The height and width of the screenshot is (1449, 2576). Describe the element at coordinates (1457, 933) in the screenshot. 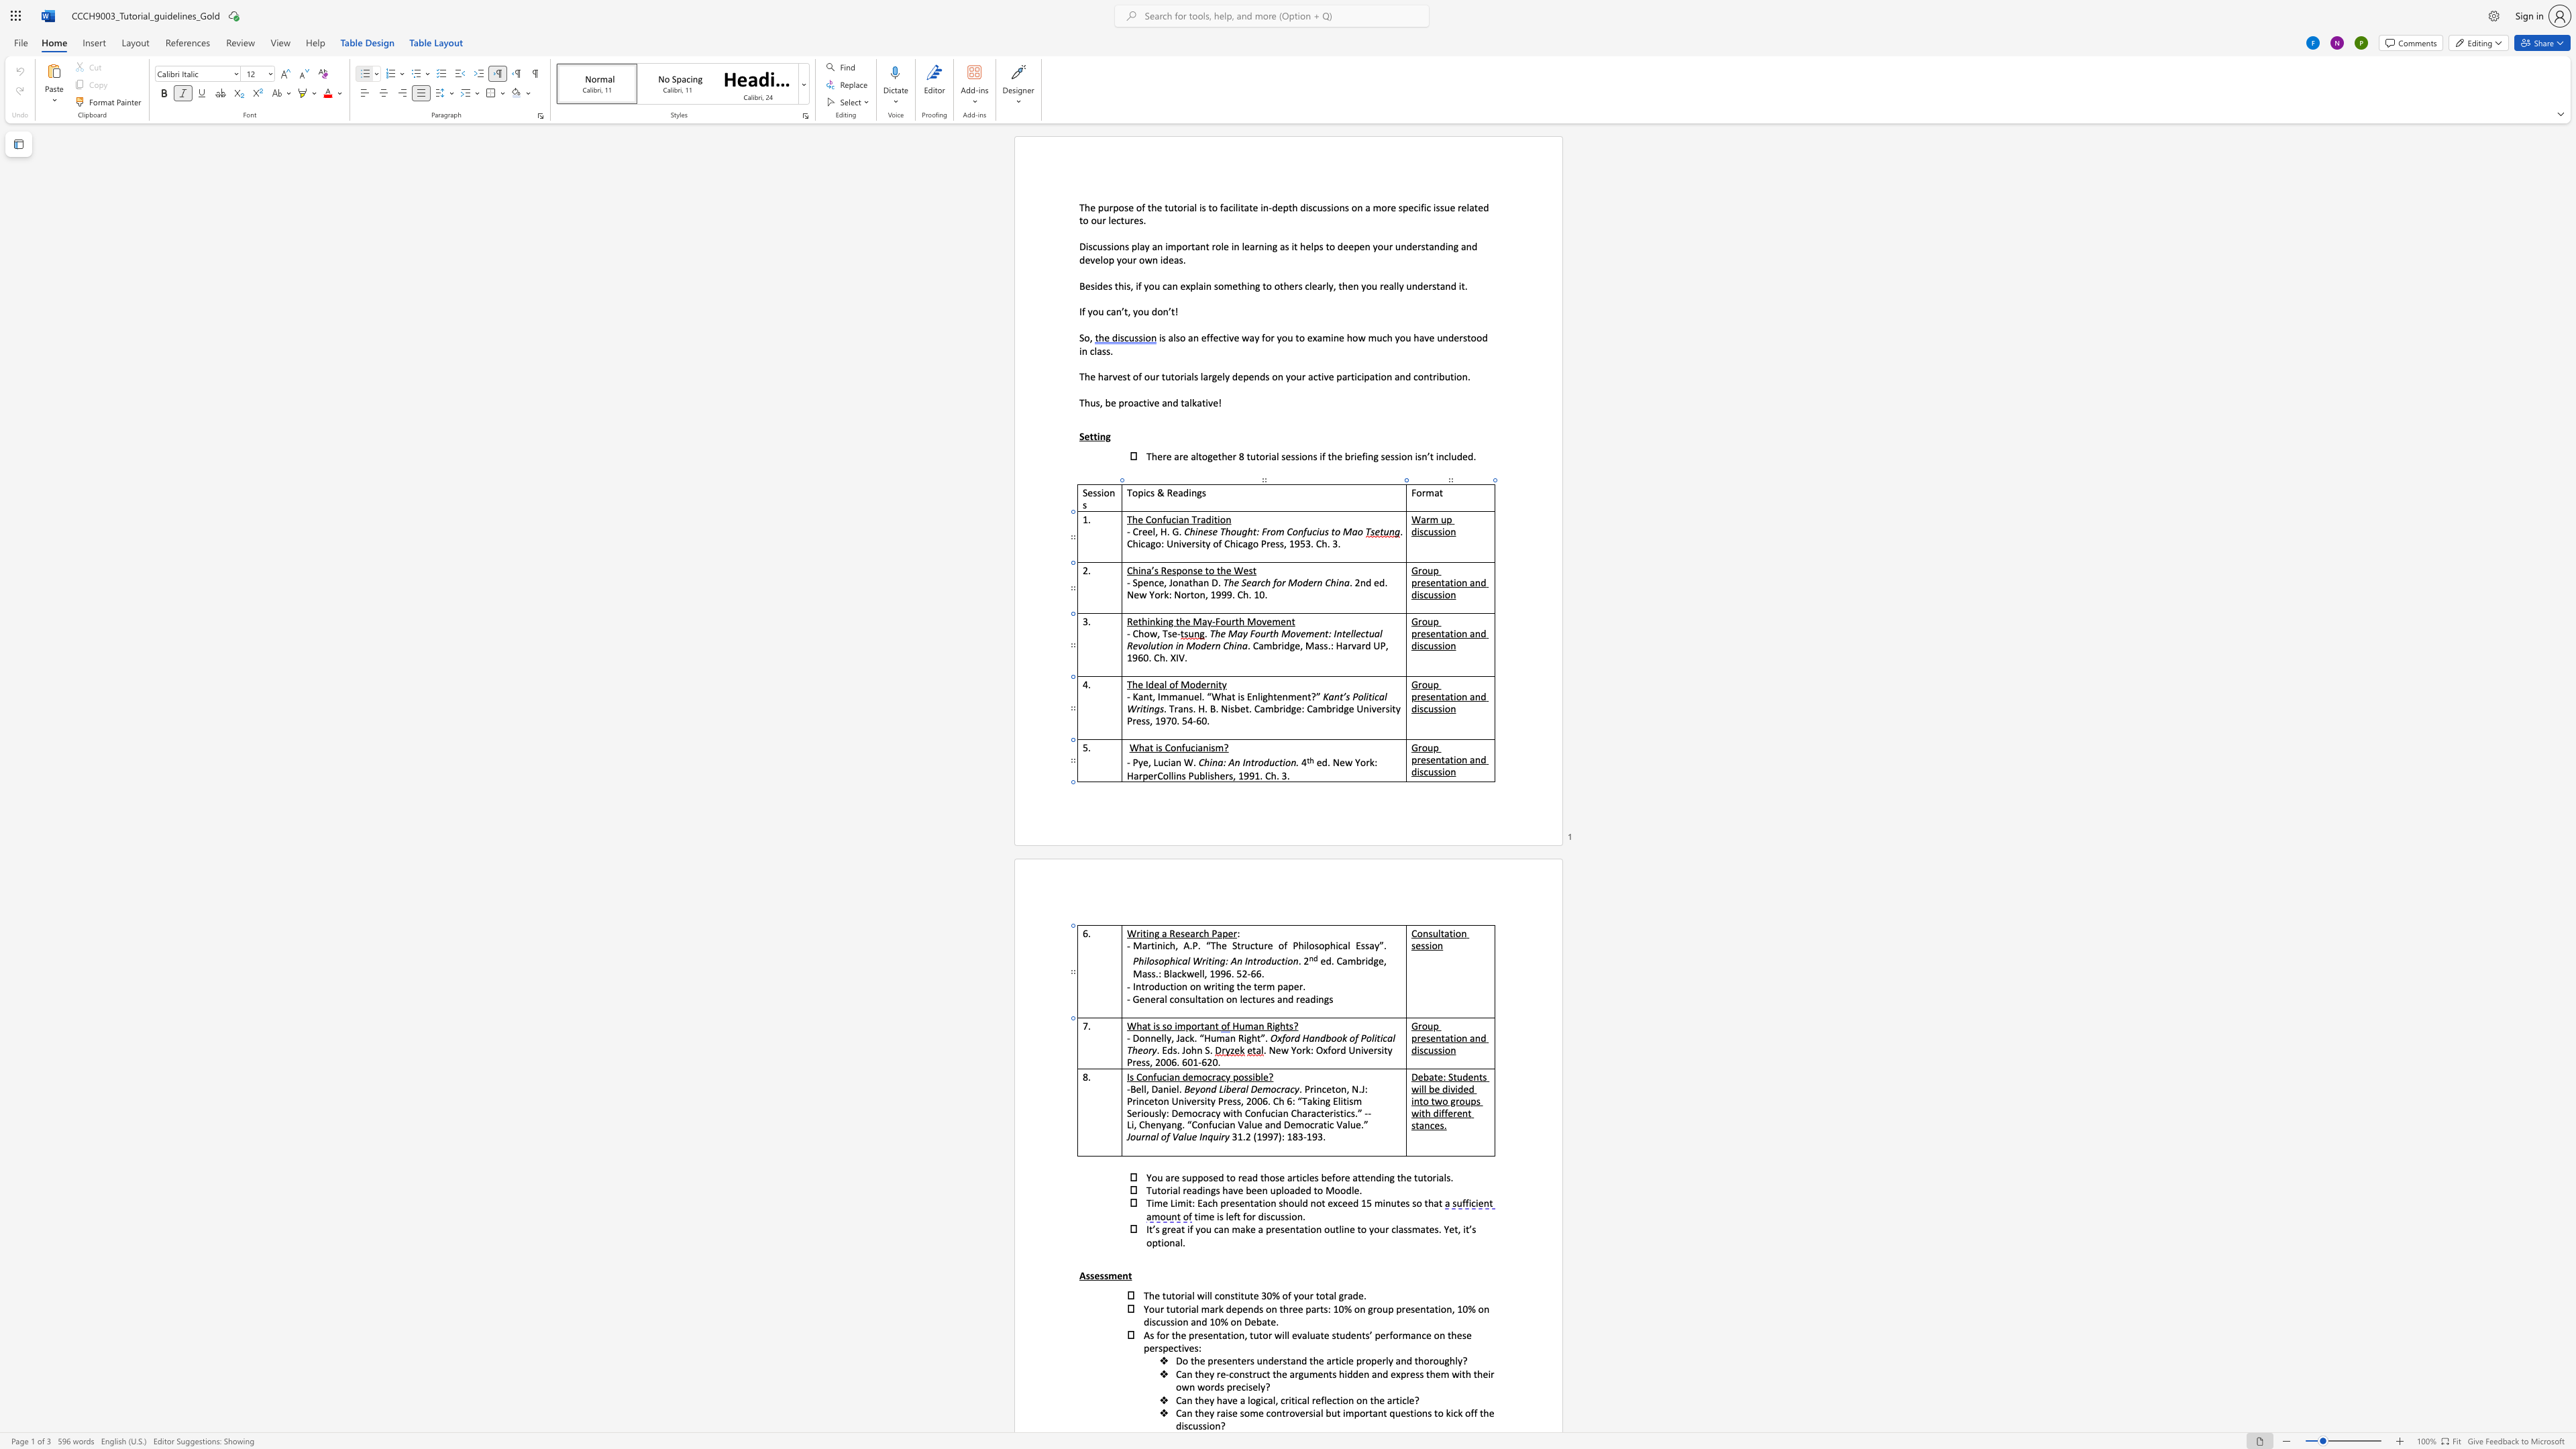

I see `the 2th character "o" in the text` at that location.